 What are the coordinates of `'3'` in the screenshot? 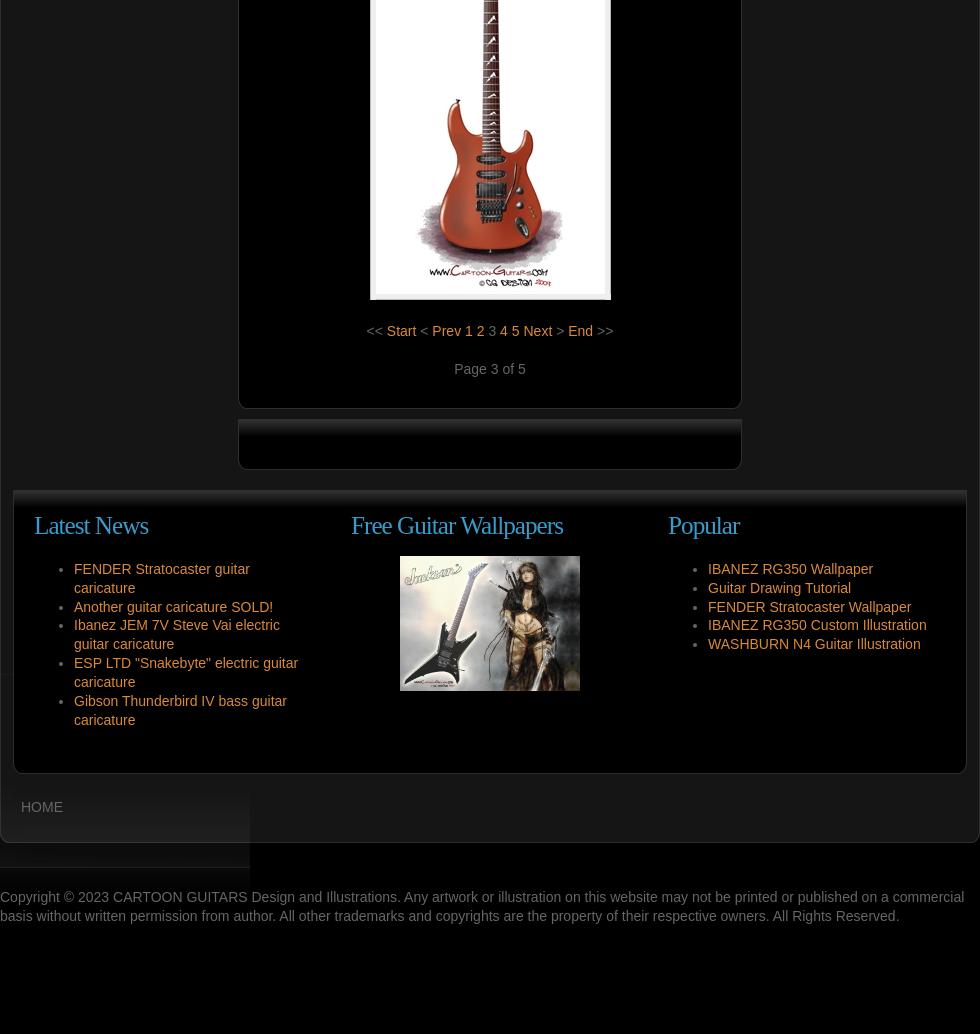 It's located at (491, 328).